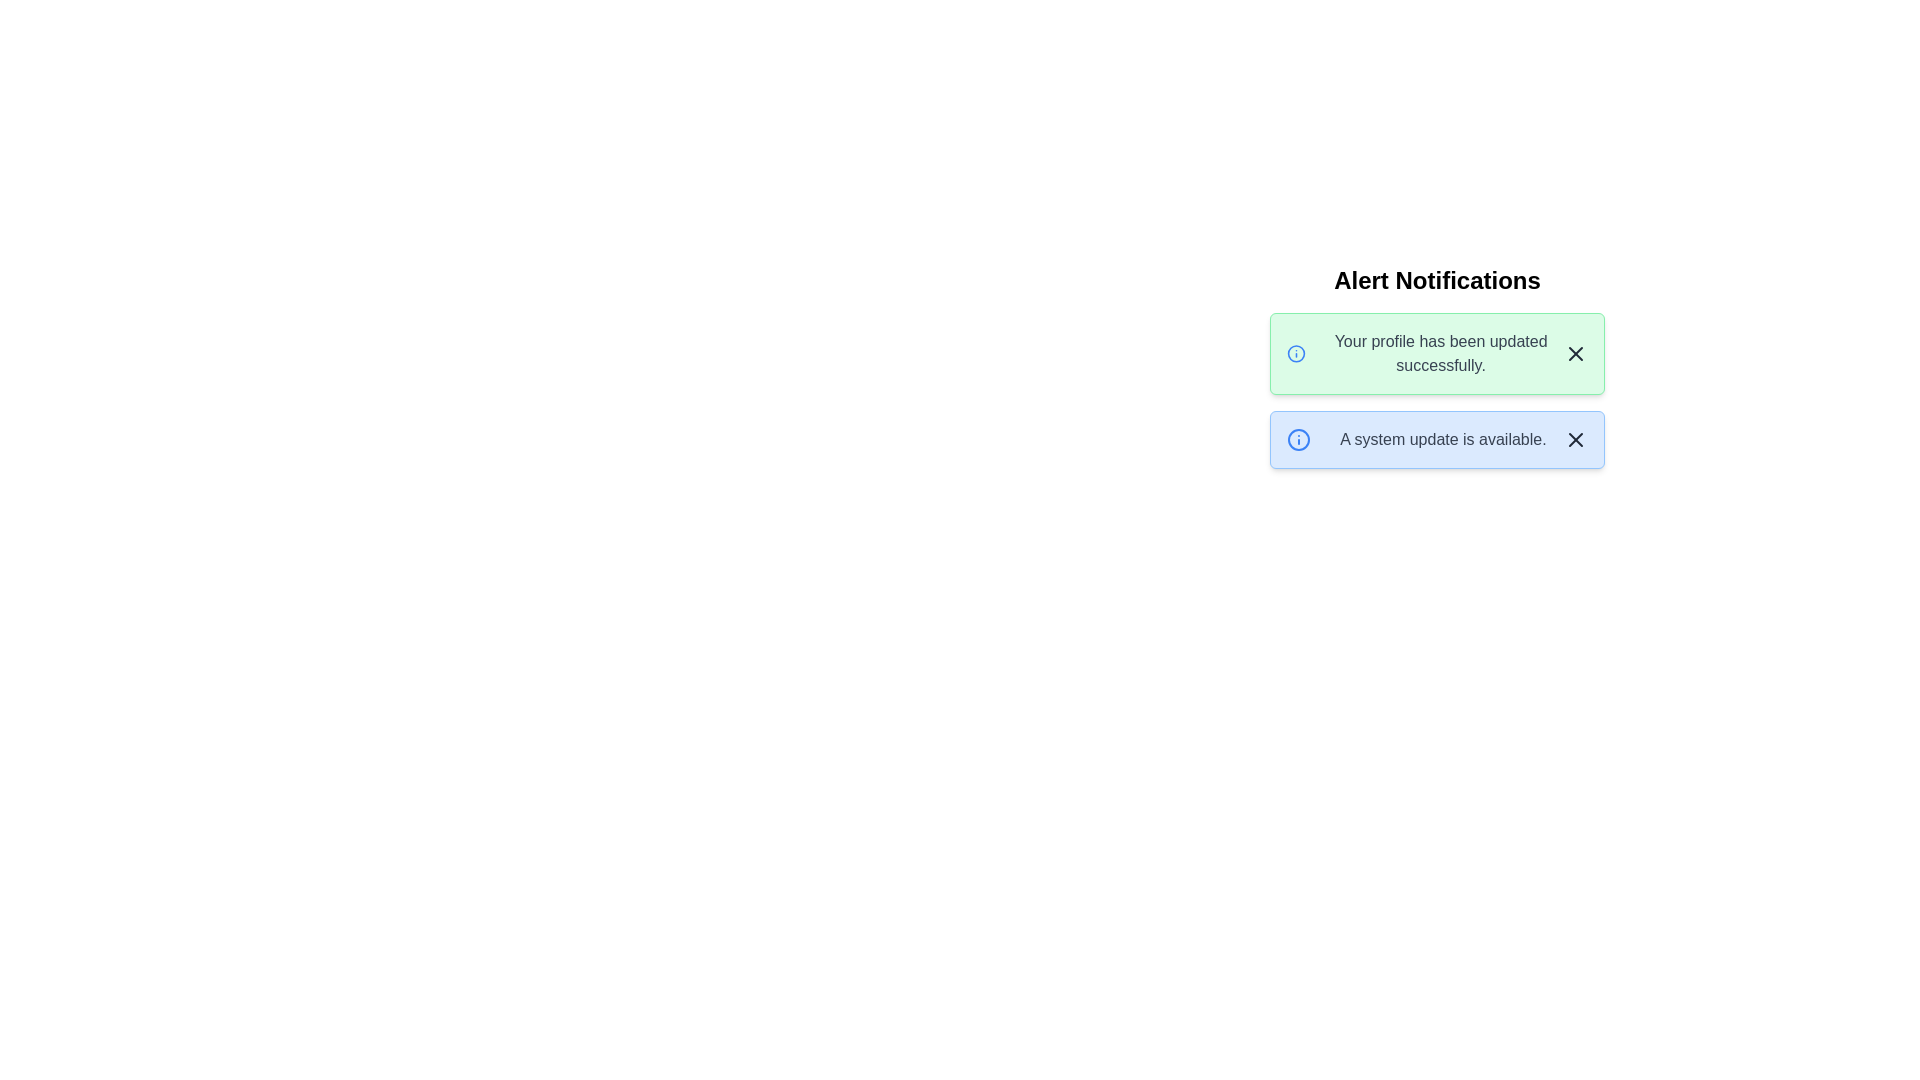 This screenshot has width=1920, height=1080. I want to click on the 'X' icon button with a light blue background located in the top-right corner of the notification card that displays 'A system update is available.', so click(1574, 438).